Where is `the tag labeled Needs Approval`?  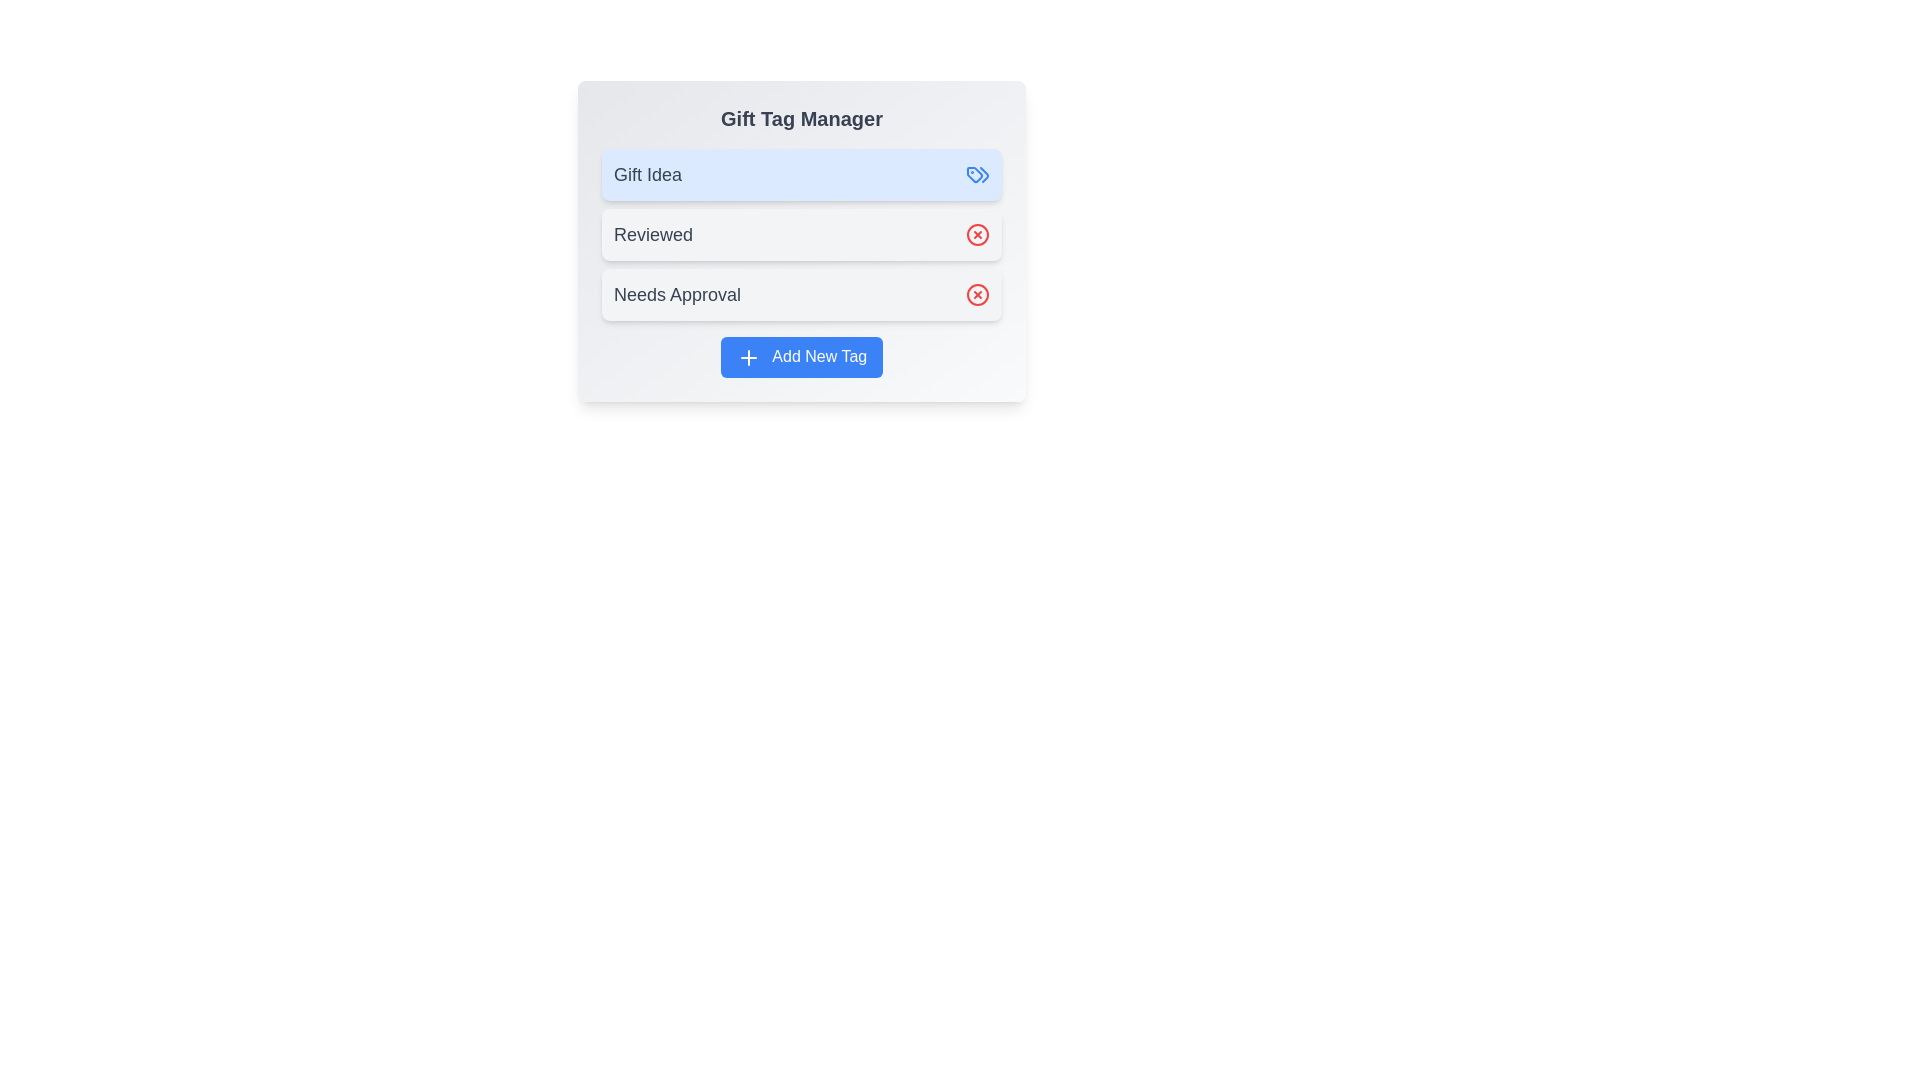
the tag labeled Needs Approval is located at coordinates (801, 294).